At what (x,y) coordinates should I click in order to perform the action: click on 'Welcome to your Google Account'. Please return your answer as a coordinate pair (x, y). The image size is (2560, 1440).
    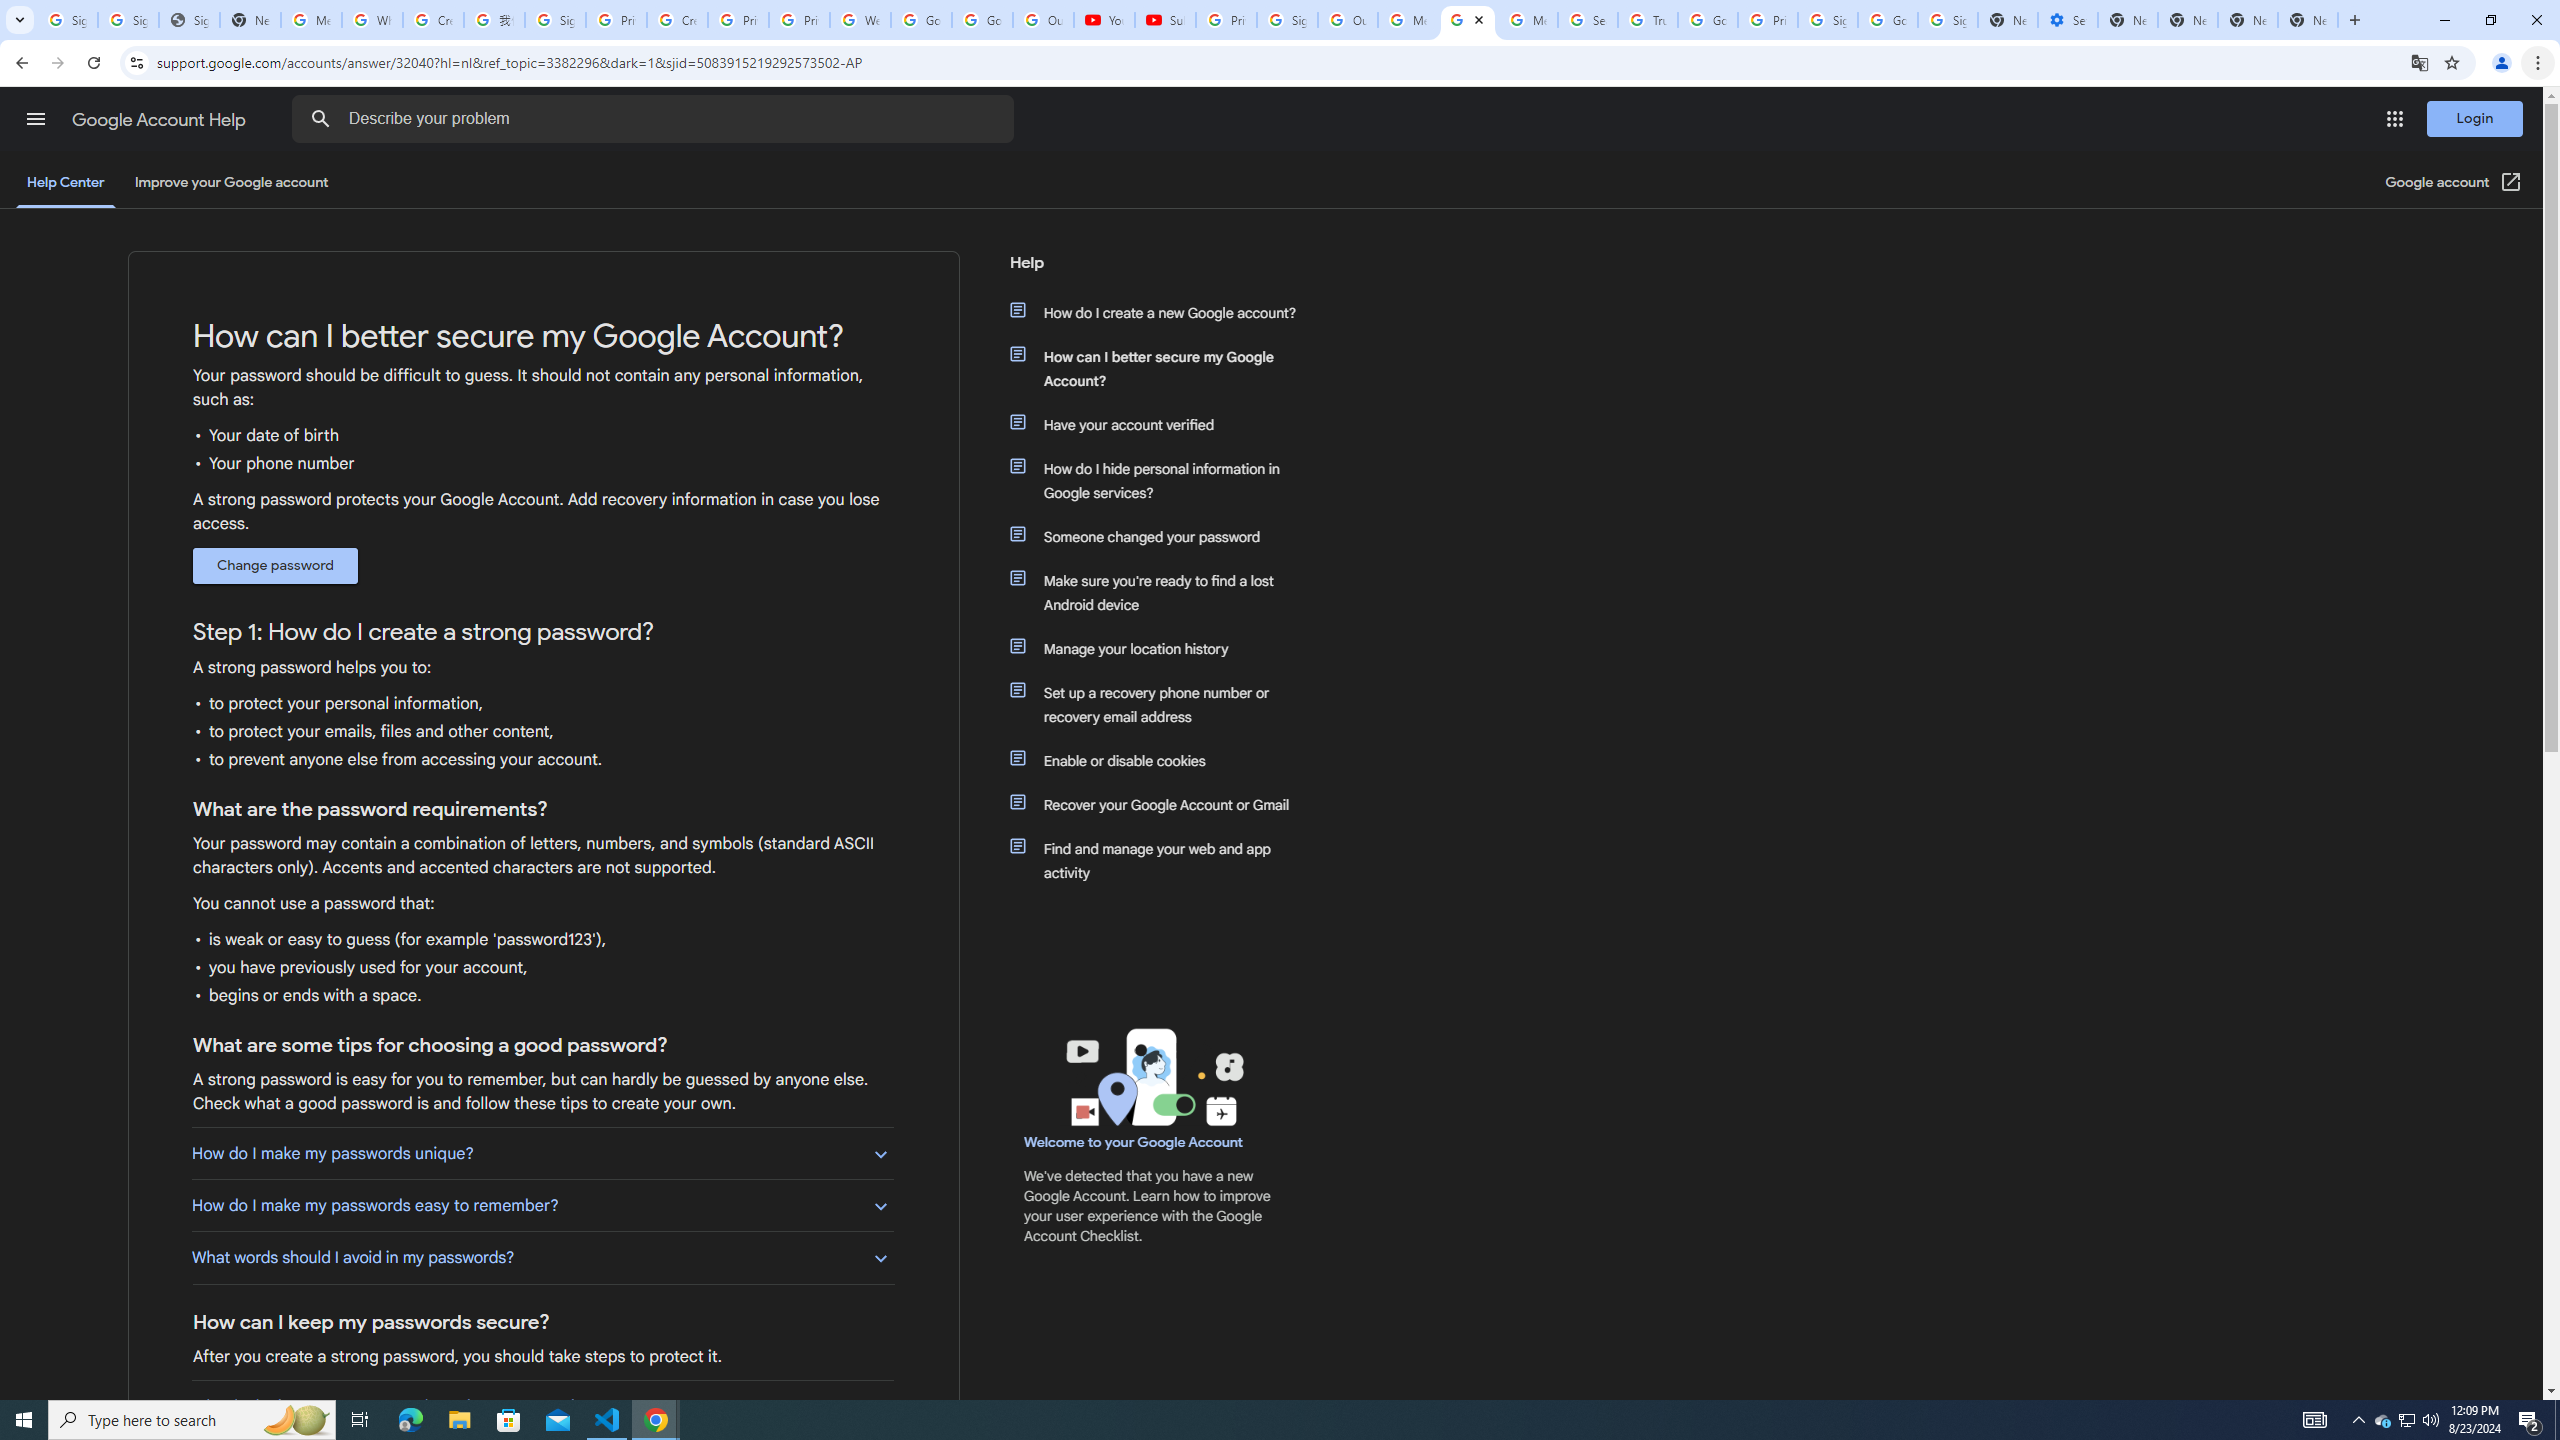
    Looking at the image, I should click on (1133, 1141).